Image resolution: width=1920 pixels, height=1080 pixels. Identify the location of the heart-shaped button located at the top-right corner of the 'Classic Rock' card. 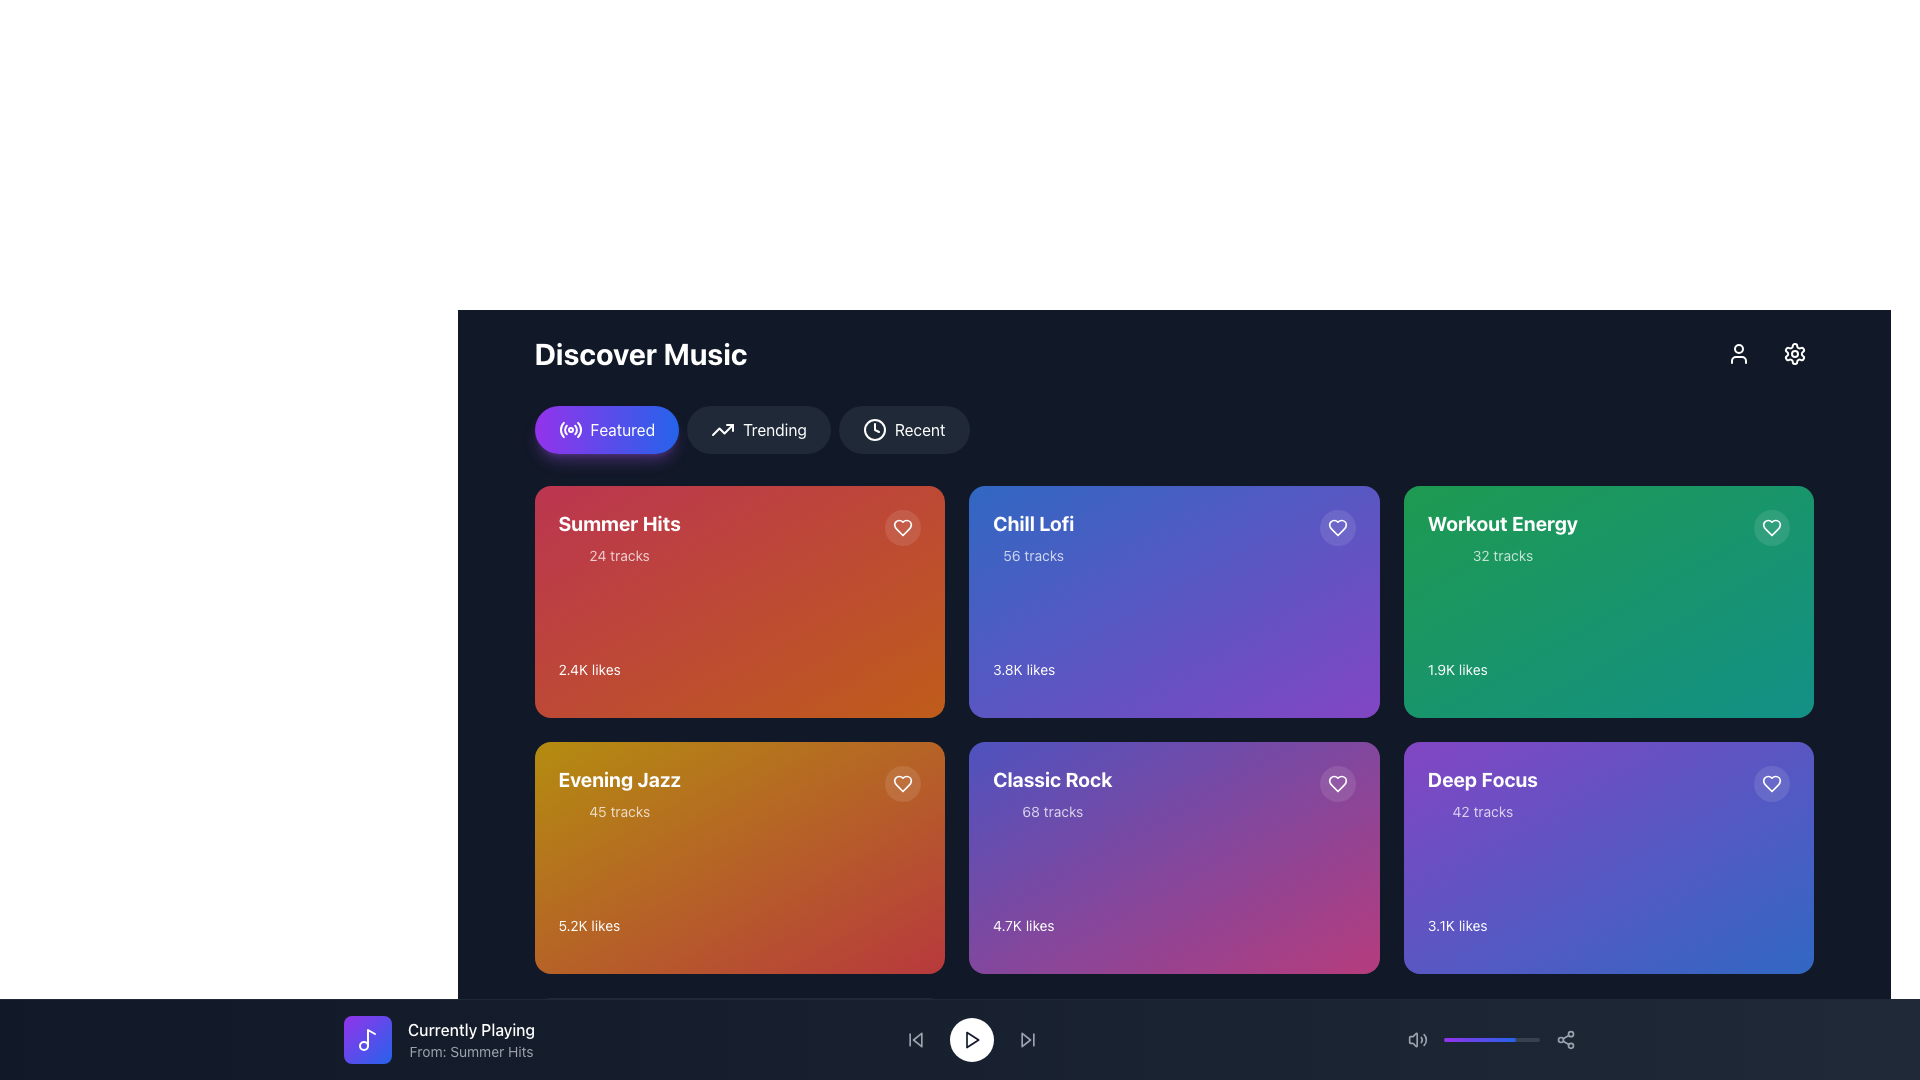
(1337, 782).